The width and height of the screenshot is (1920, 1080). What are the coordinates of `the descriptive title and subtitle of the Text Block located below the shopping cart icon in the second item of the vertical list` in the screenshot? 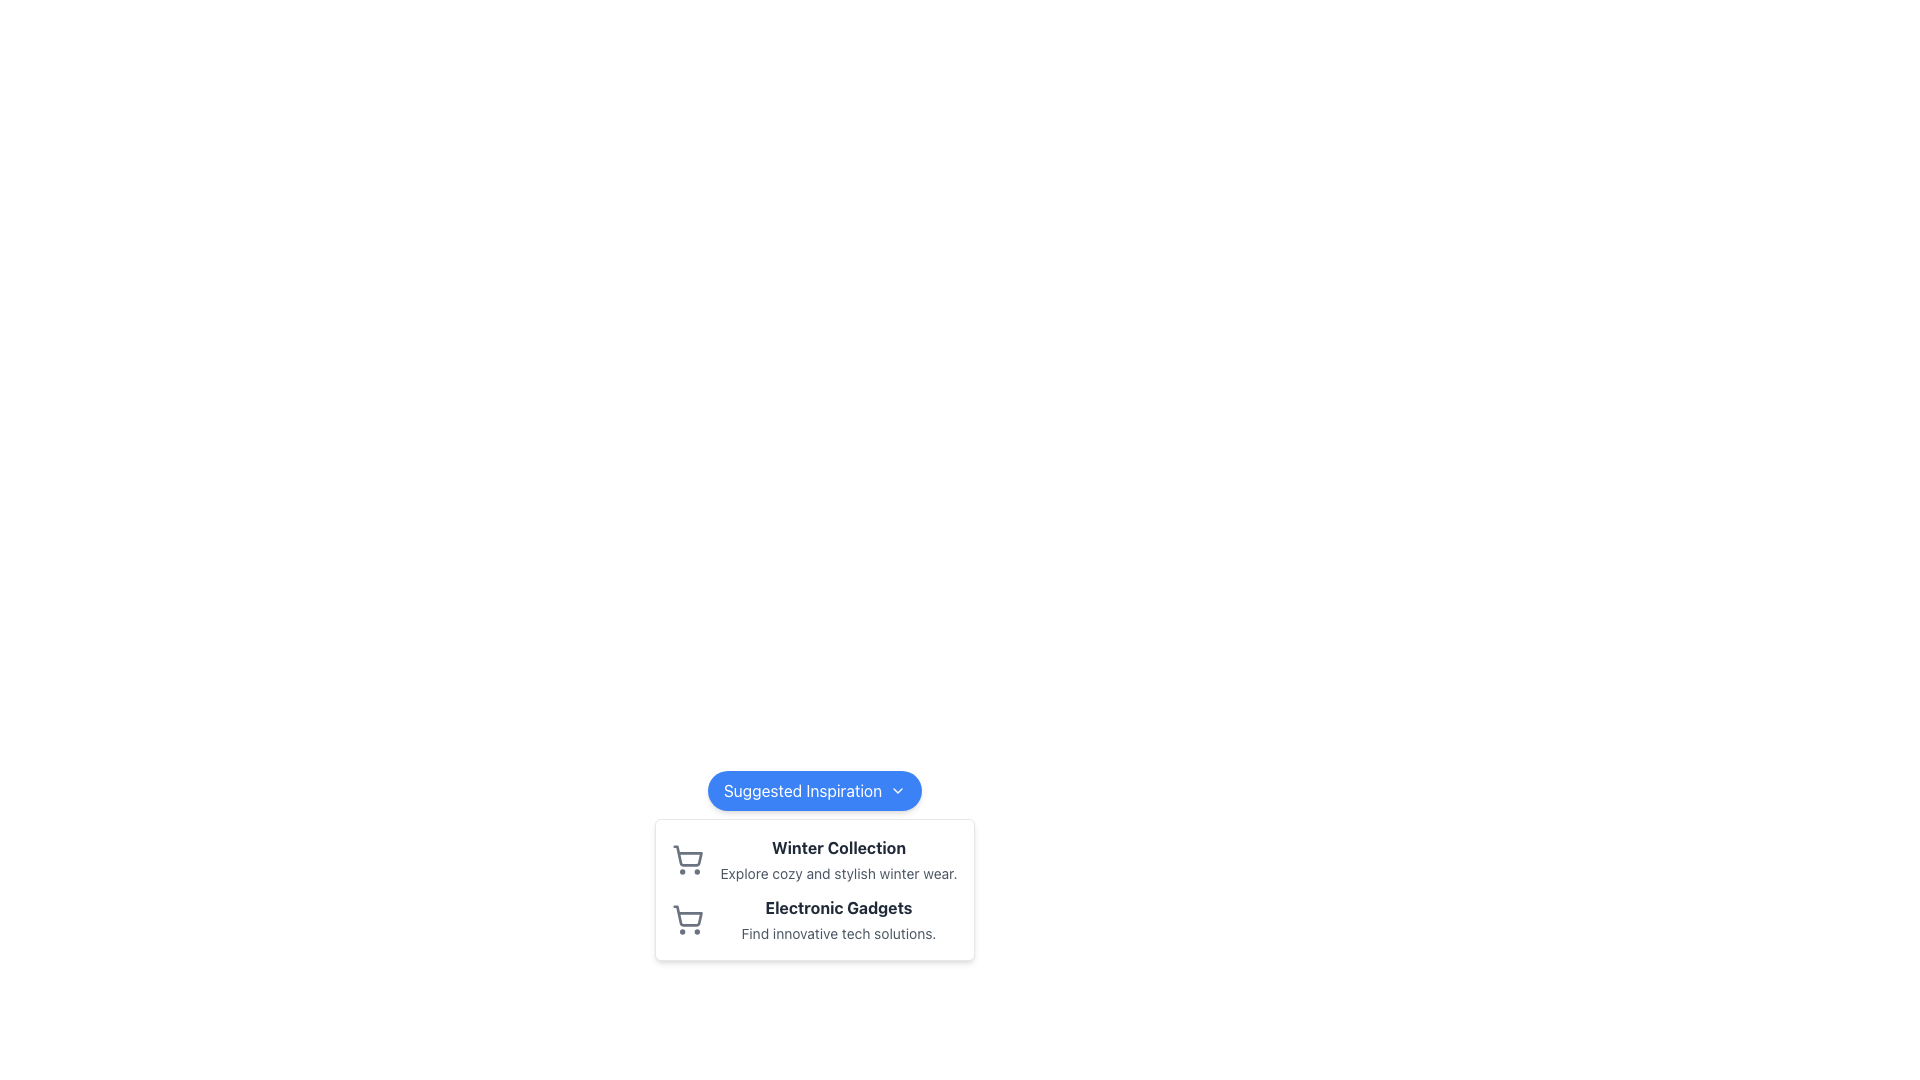 It's located at (839, 920).